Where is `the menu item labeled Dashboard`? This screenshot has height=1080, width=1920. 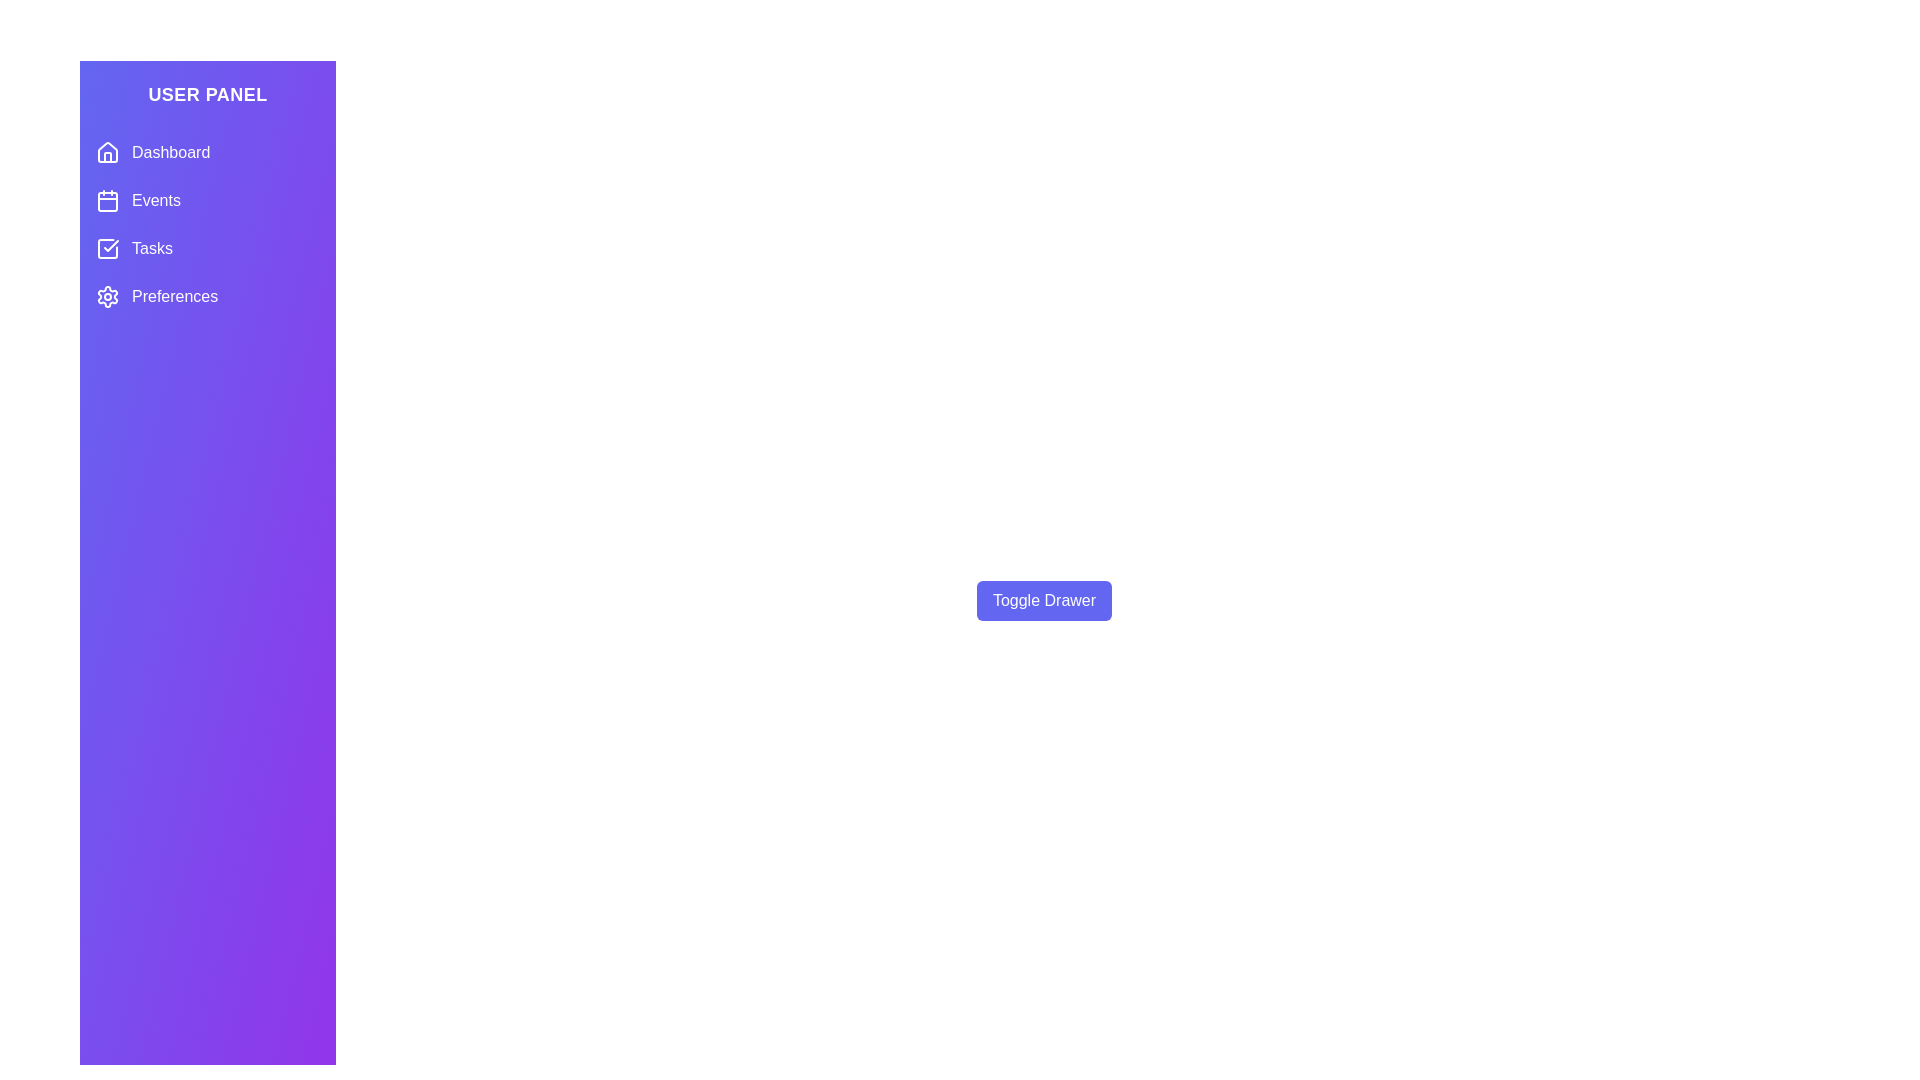 the menu item labeled Dashboard is located at coordinates (207, 152).